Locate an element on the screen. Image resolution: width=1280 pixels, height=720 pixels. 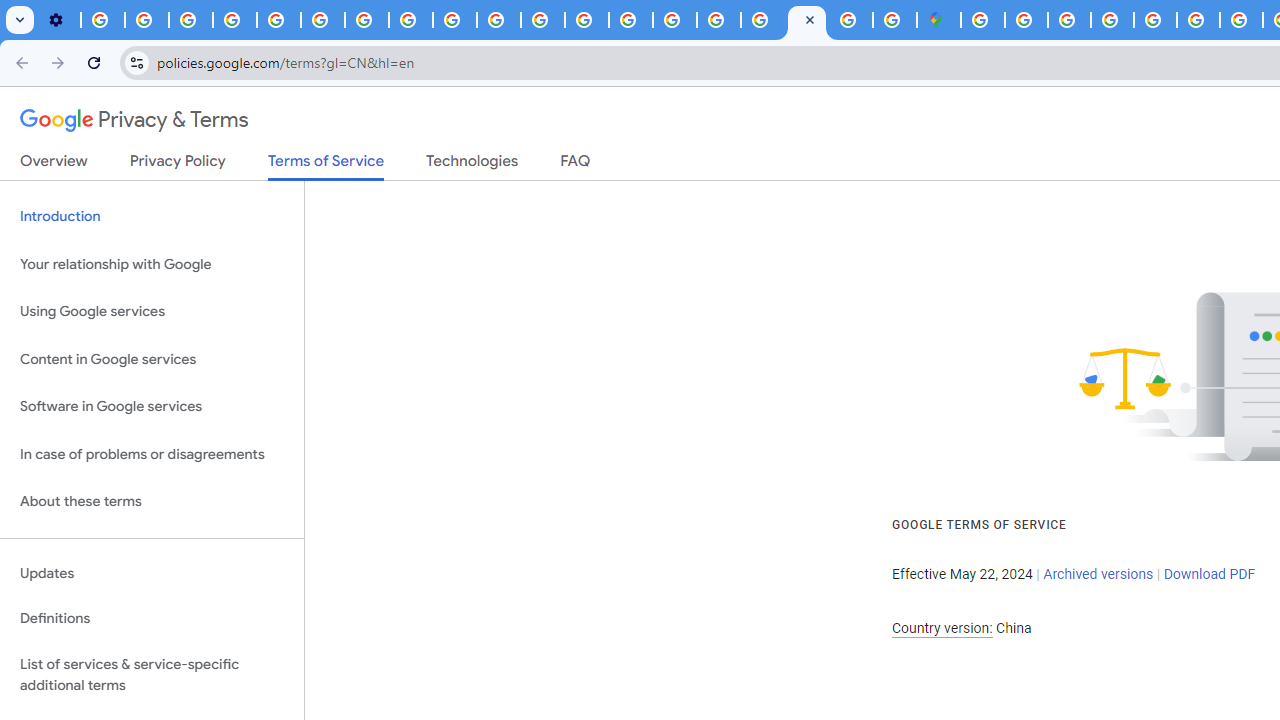
'Updates' is located at coordinates (151, 573).